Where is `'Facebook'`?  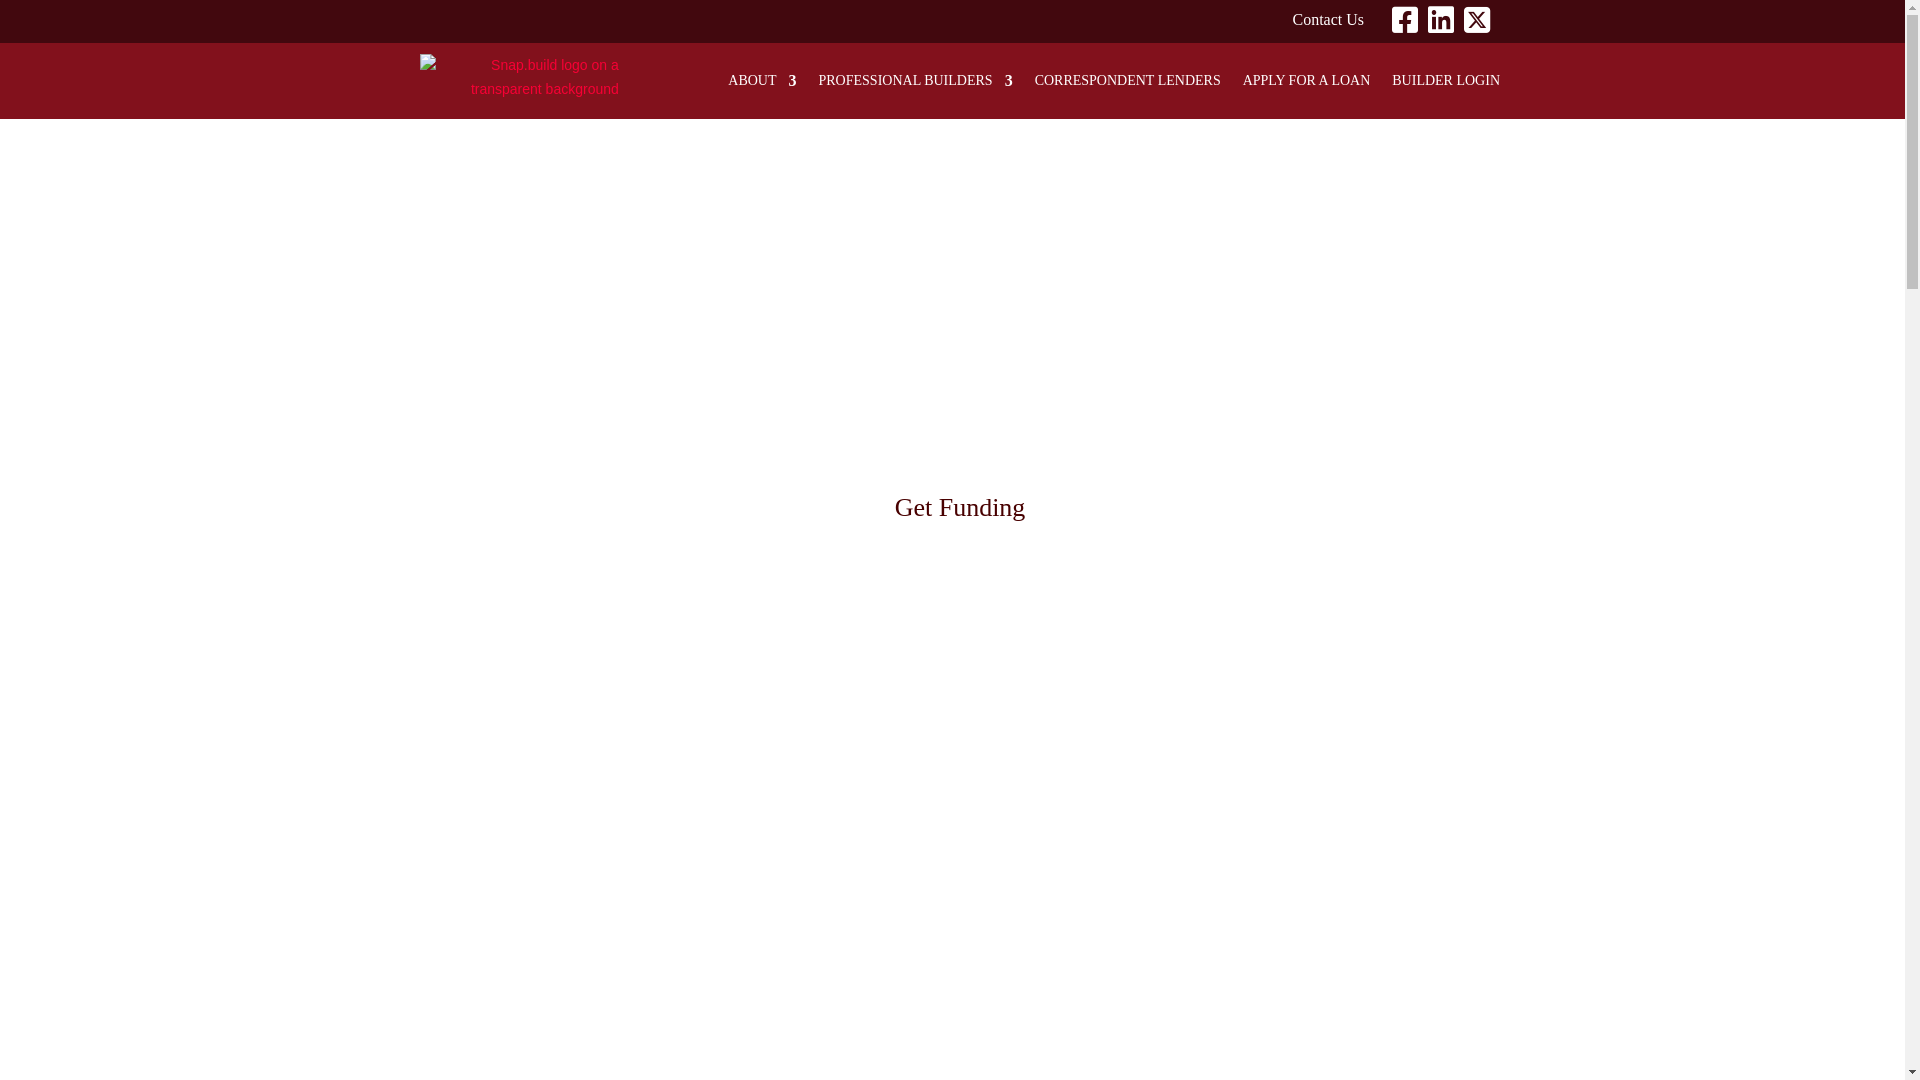
'Facebook' is located at coordinates (1409, 26).